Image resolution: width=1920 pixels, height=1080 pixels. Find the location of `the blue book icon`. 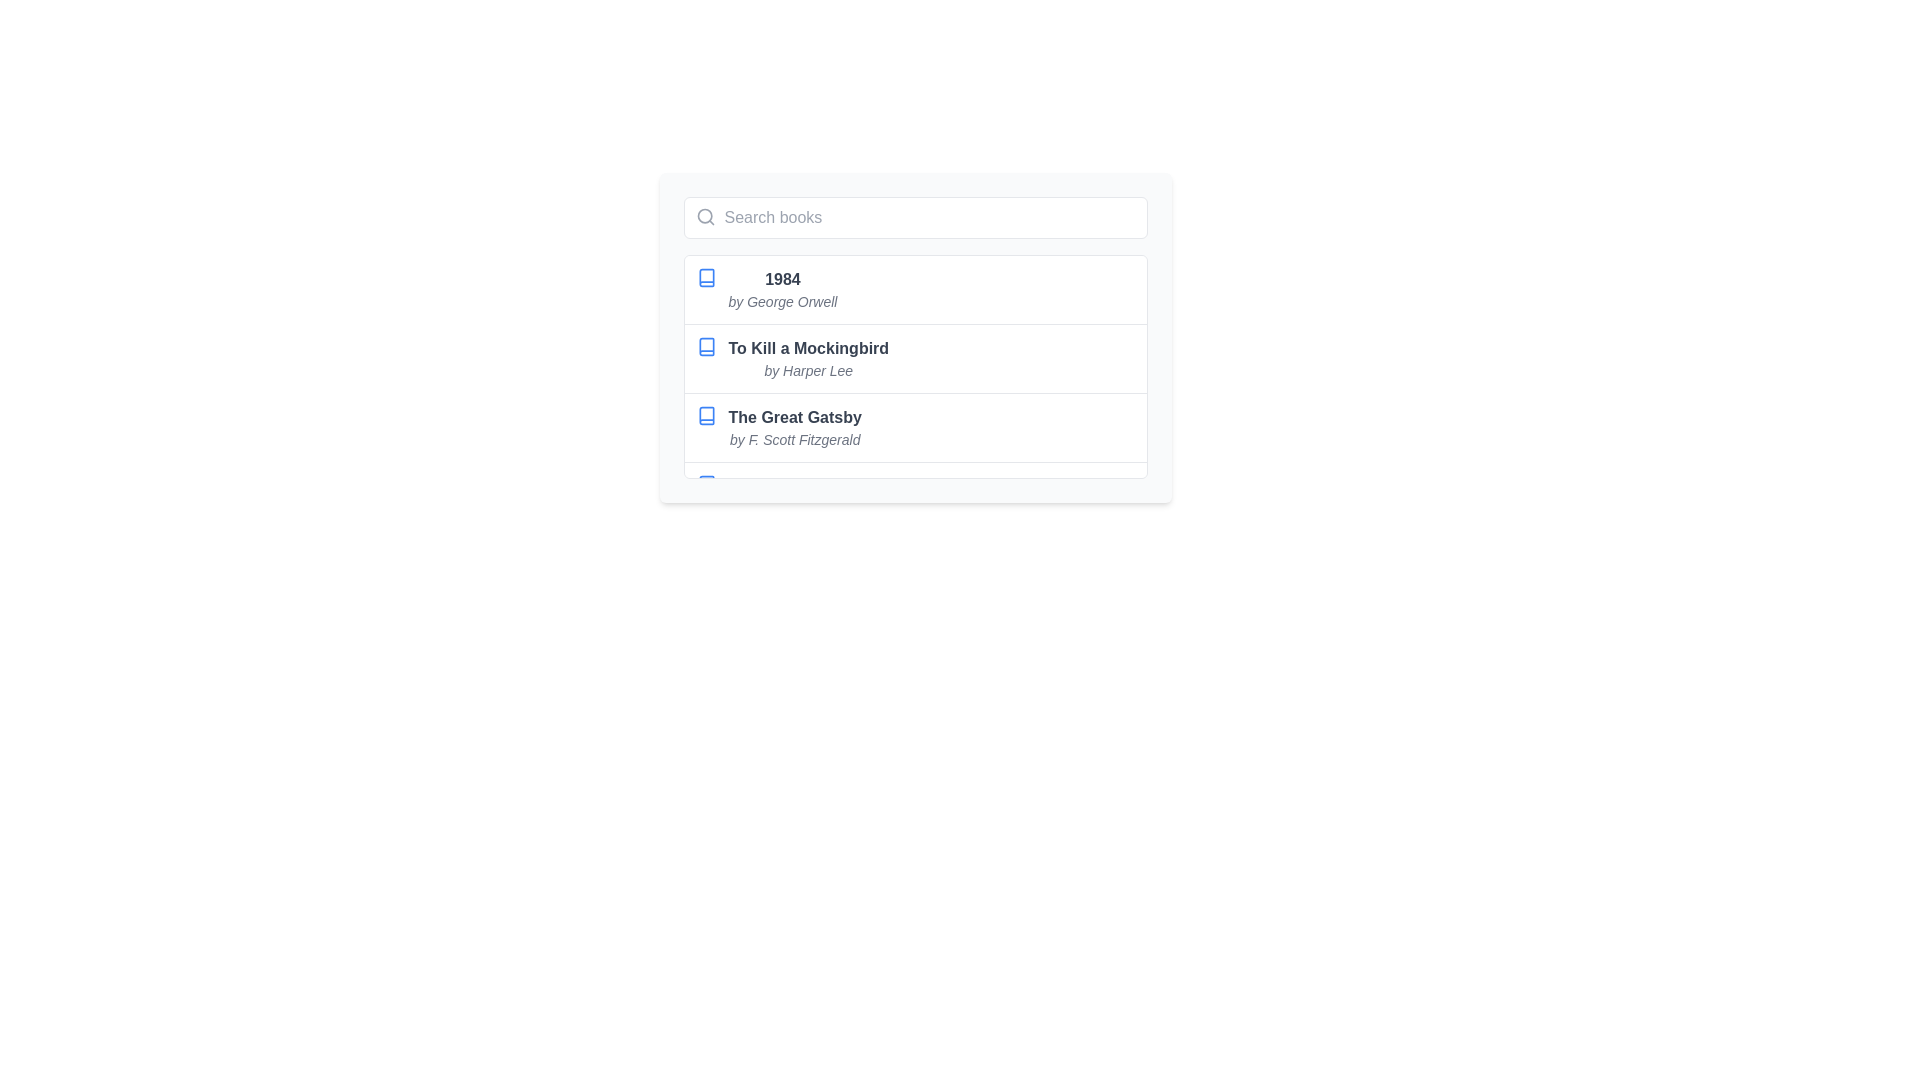

the blue book icon is located at coordinates (706, 415).